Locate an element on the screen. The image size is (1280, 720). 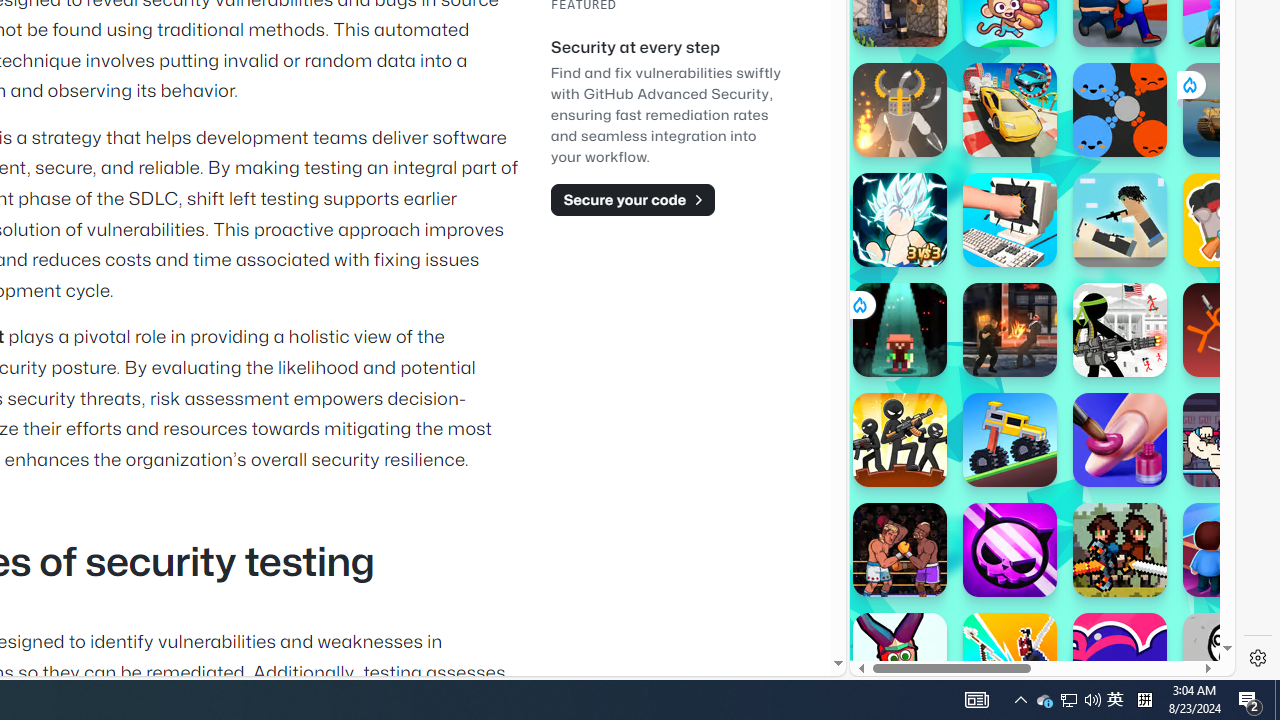
'Nails DIY: Manicure Master Nails DIY: Manicure Master' is located at coordinates (1120, 438).